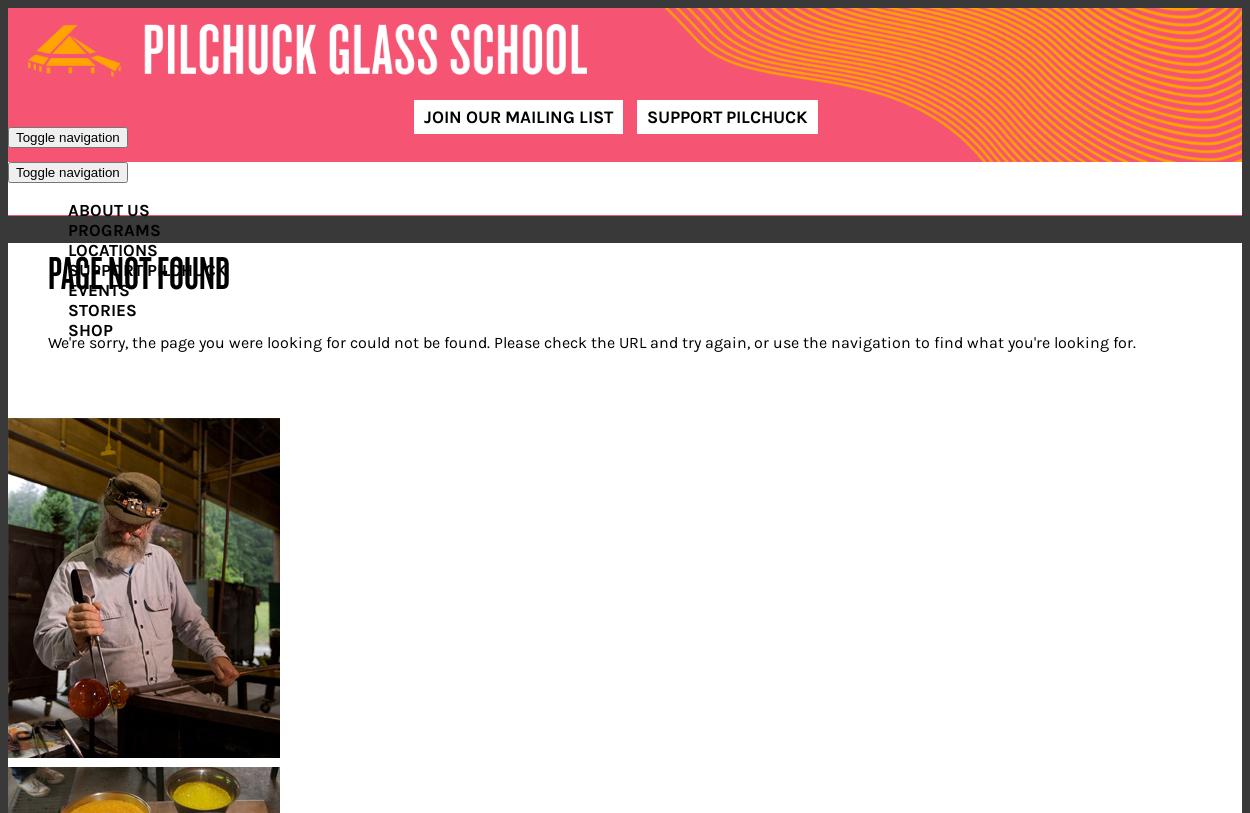  What do you see at coordinates (67, 288) in the screenshot?
I see `'Events'` at bounding box center [67, 288].